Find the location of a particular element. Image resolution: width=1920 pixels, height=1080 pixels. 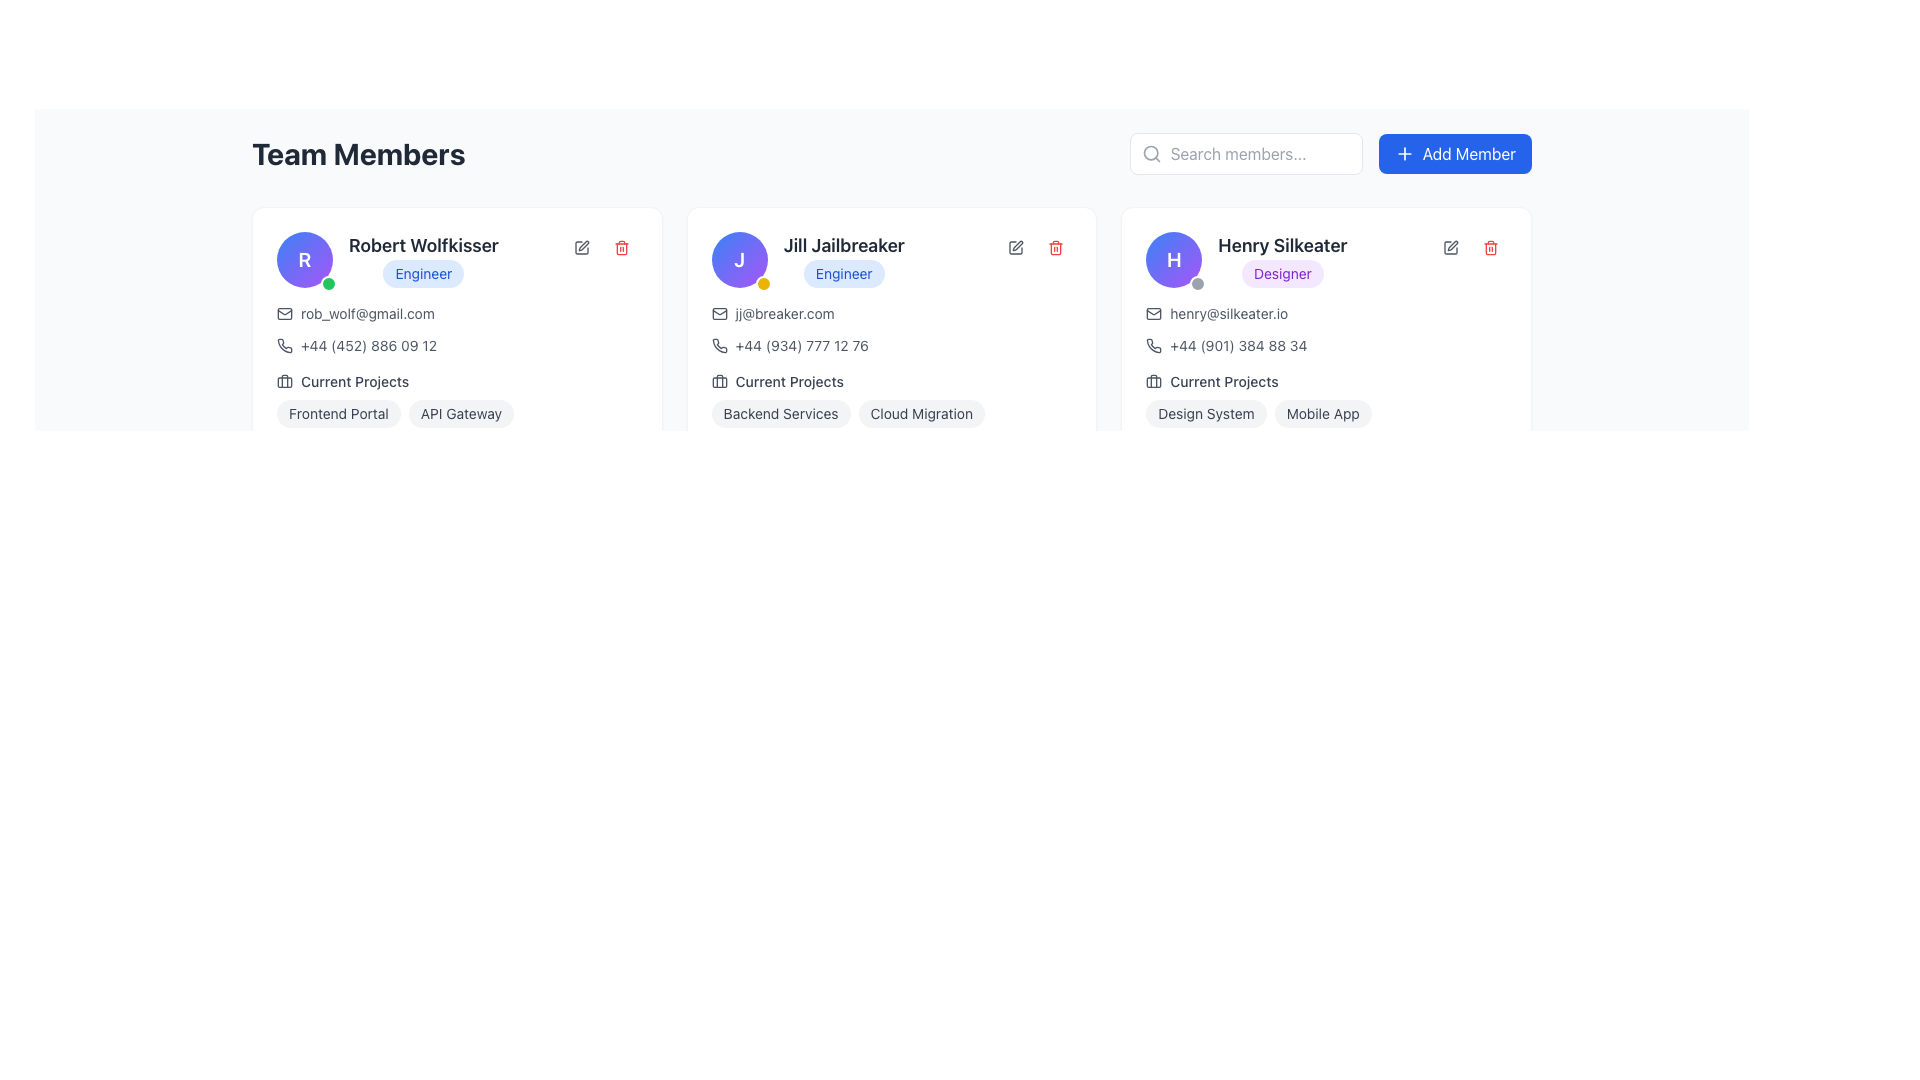

the delete button with an embedded trash icon located at the top-right corner of the user card for 'Henry Silkeater' is located at coordinates (1491, 246).